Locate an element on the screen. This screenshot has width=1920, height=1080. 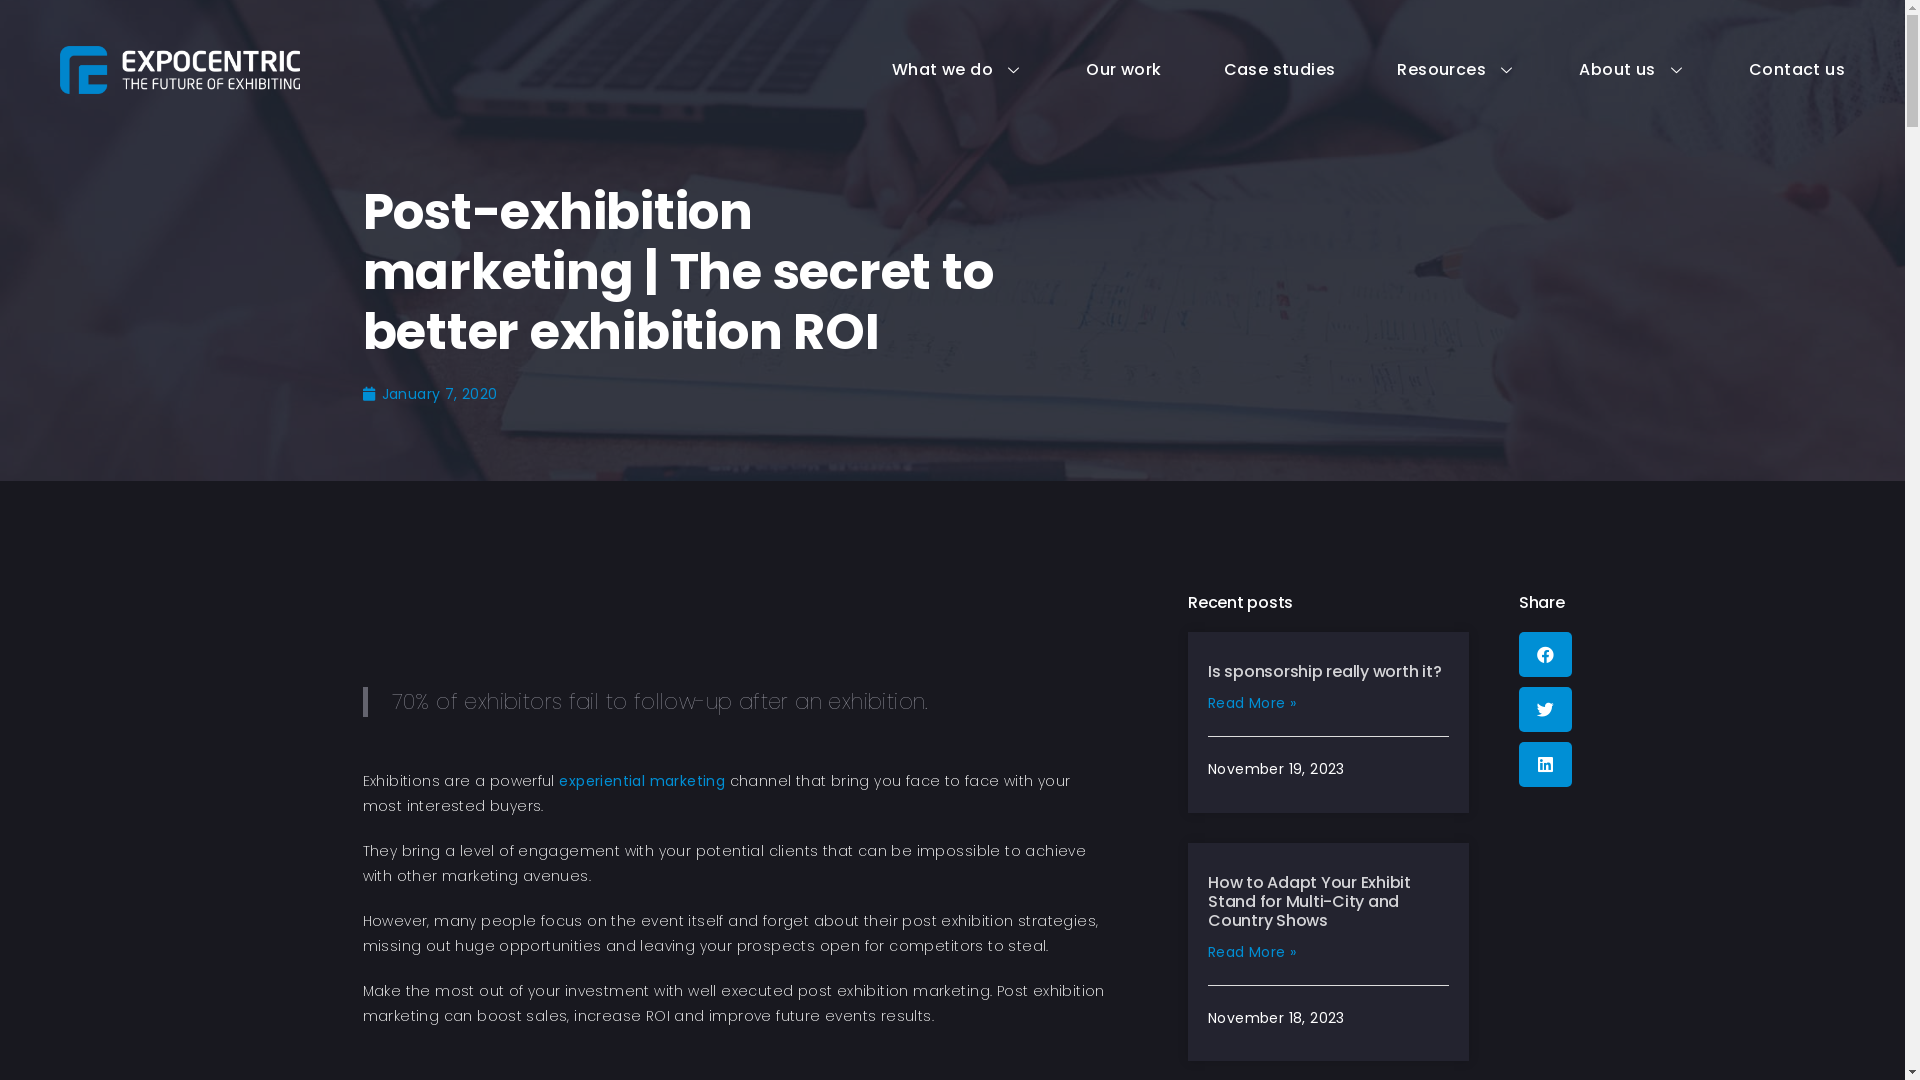
'Our work' is located at coordinates (1091, 68).